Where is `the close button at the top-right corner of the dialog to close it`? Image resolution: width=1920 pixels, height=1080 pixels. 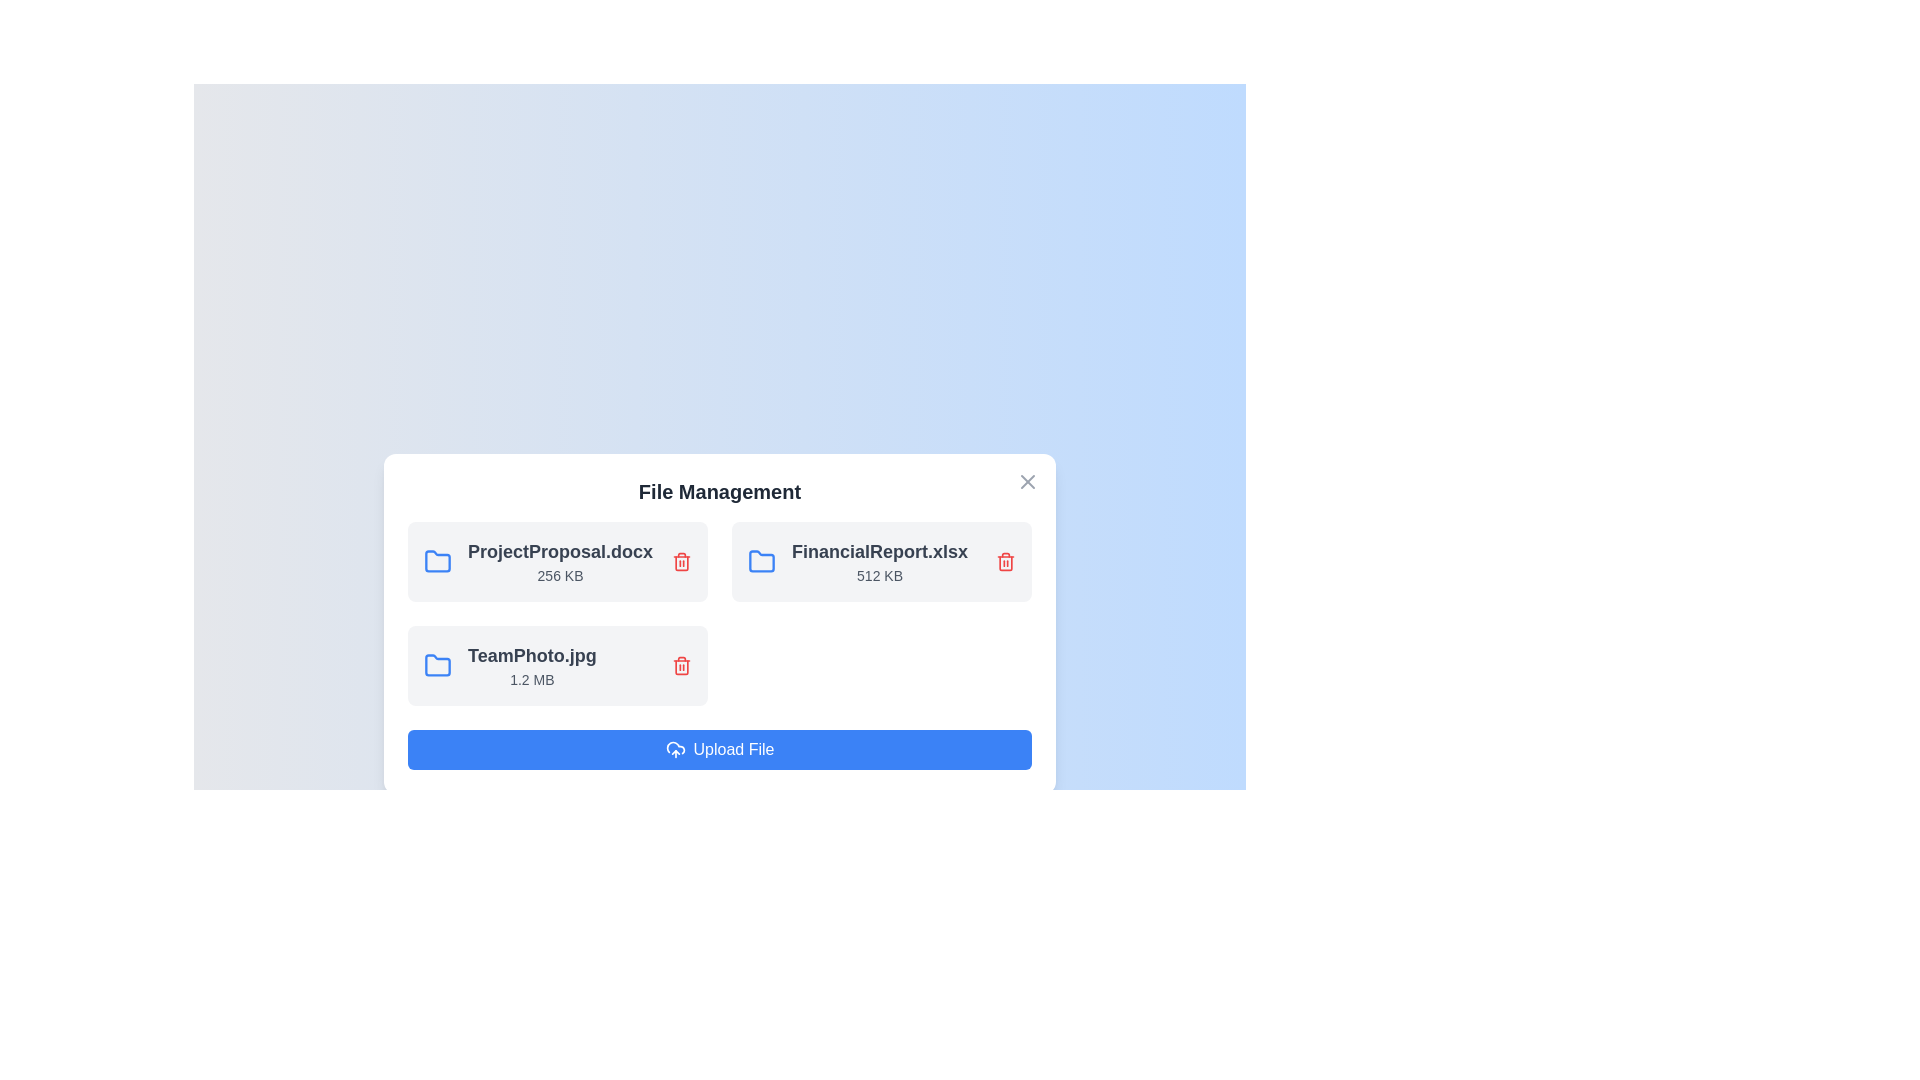 the close button at the top-right corner of the dialog to close it is located at coordinates (1027, 482).